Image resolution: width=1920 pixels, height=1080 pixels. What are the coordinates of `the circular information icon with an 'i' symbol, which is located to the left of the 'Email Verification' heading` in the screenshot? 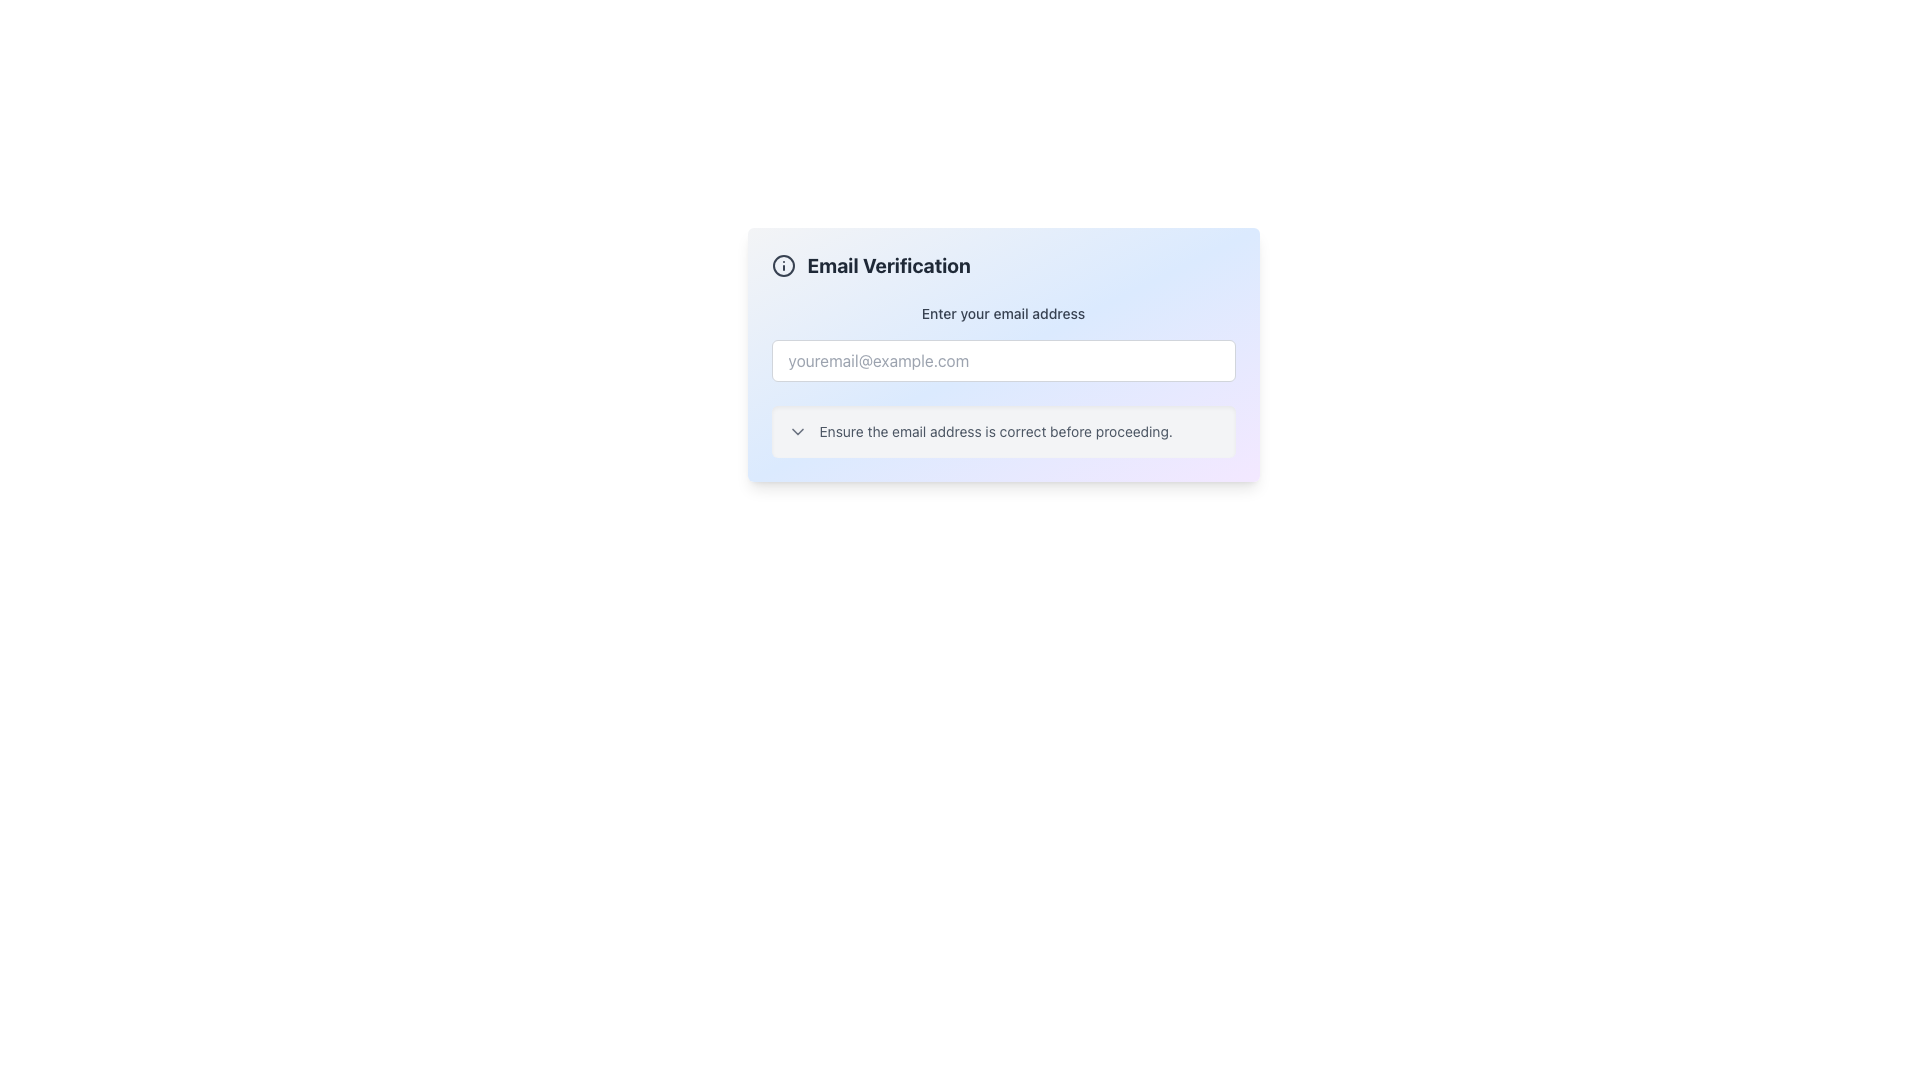 It's located at (782, 265).